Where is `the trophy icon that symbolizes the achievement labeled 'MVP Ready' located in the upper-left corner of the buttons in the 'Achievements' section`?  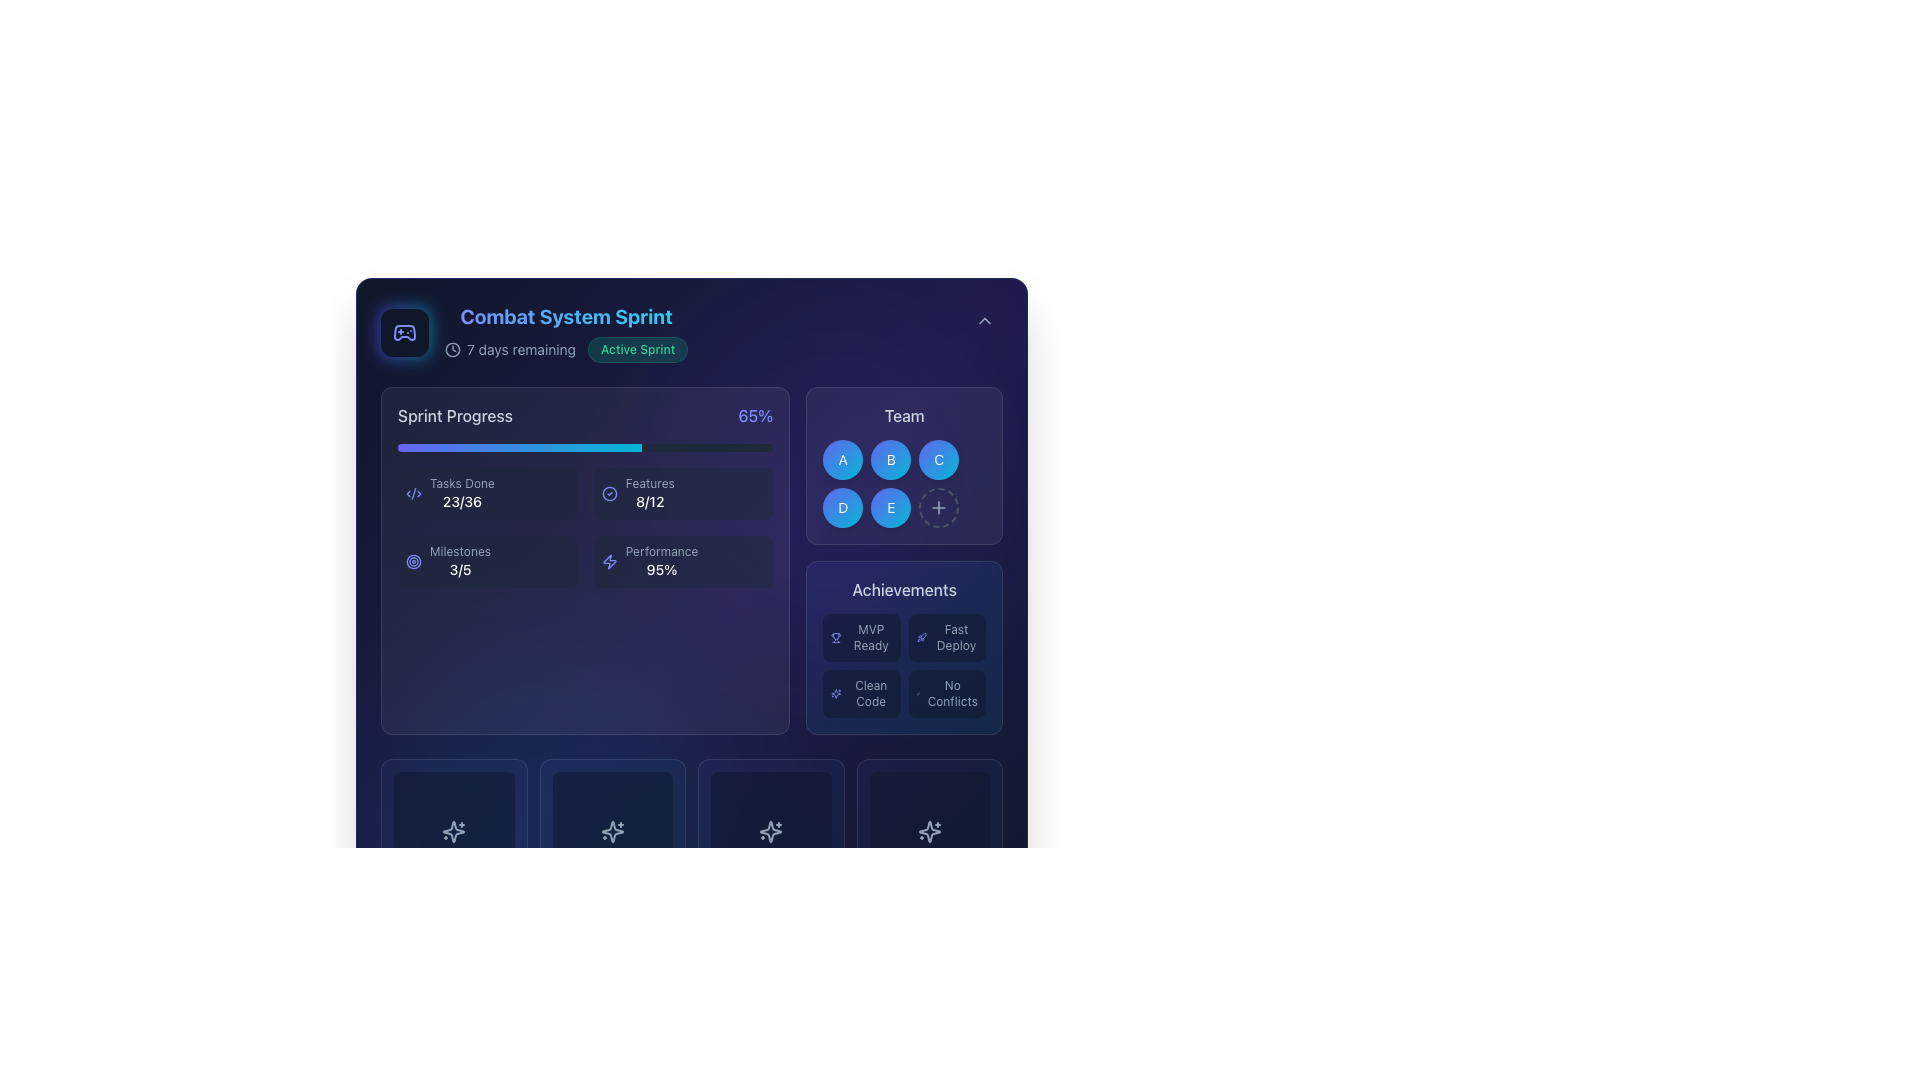
the trophy icon that symbolizes the achievement labeled 'MVP Ready' located in the upper-left corner of the buttons in the 'Achievements' section is located at coordinates (836, 637).